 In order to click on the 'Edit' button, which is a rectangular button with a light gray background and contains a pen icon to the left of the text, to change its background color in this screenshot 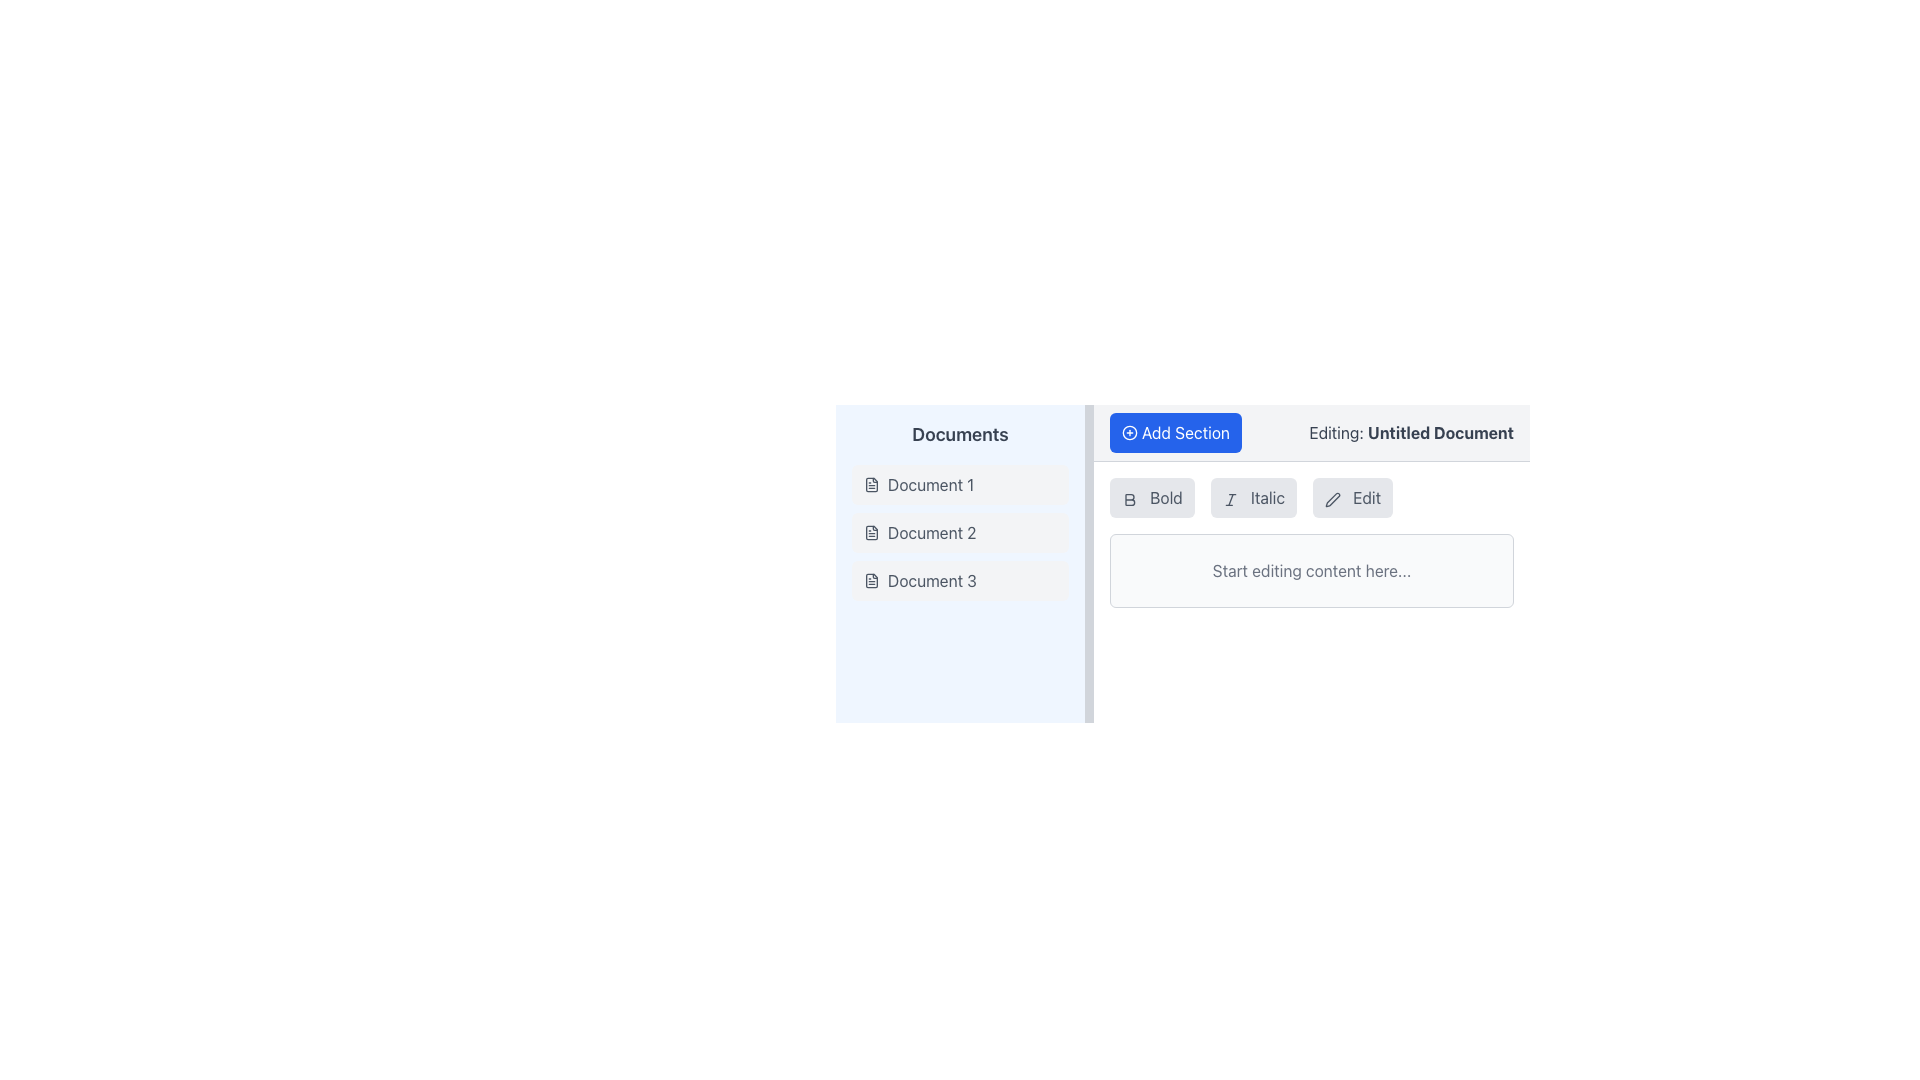, I will do `click(1353, 496)`.